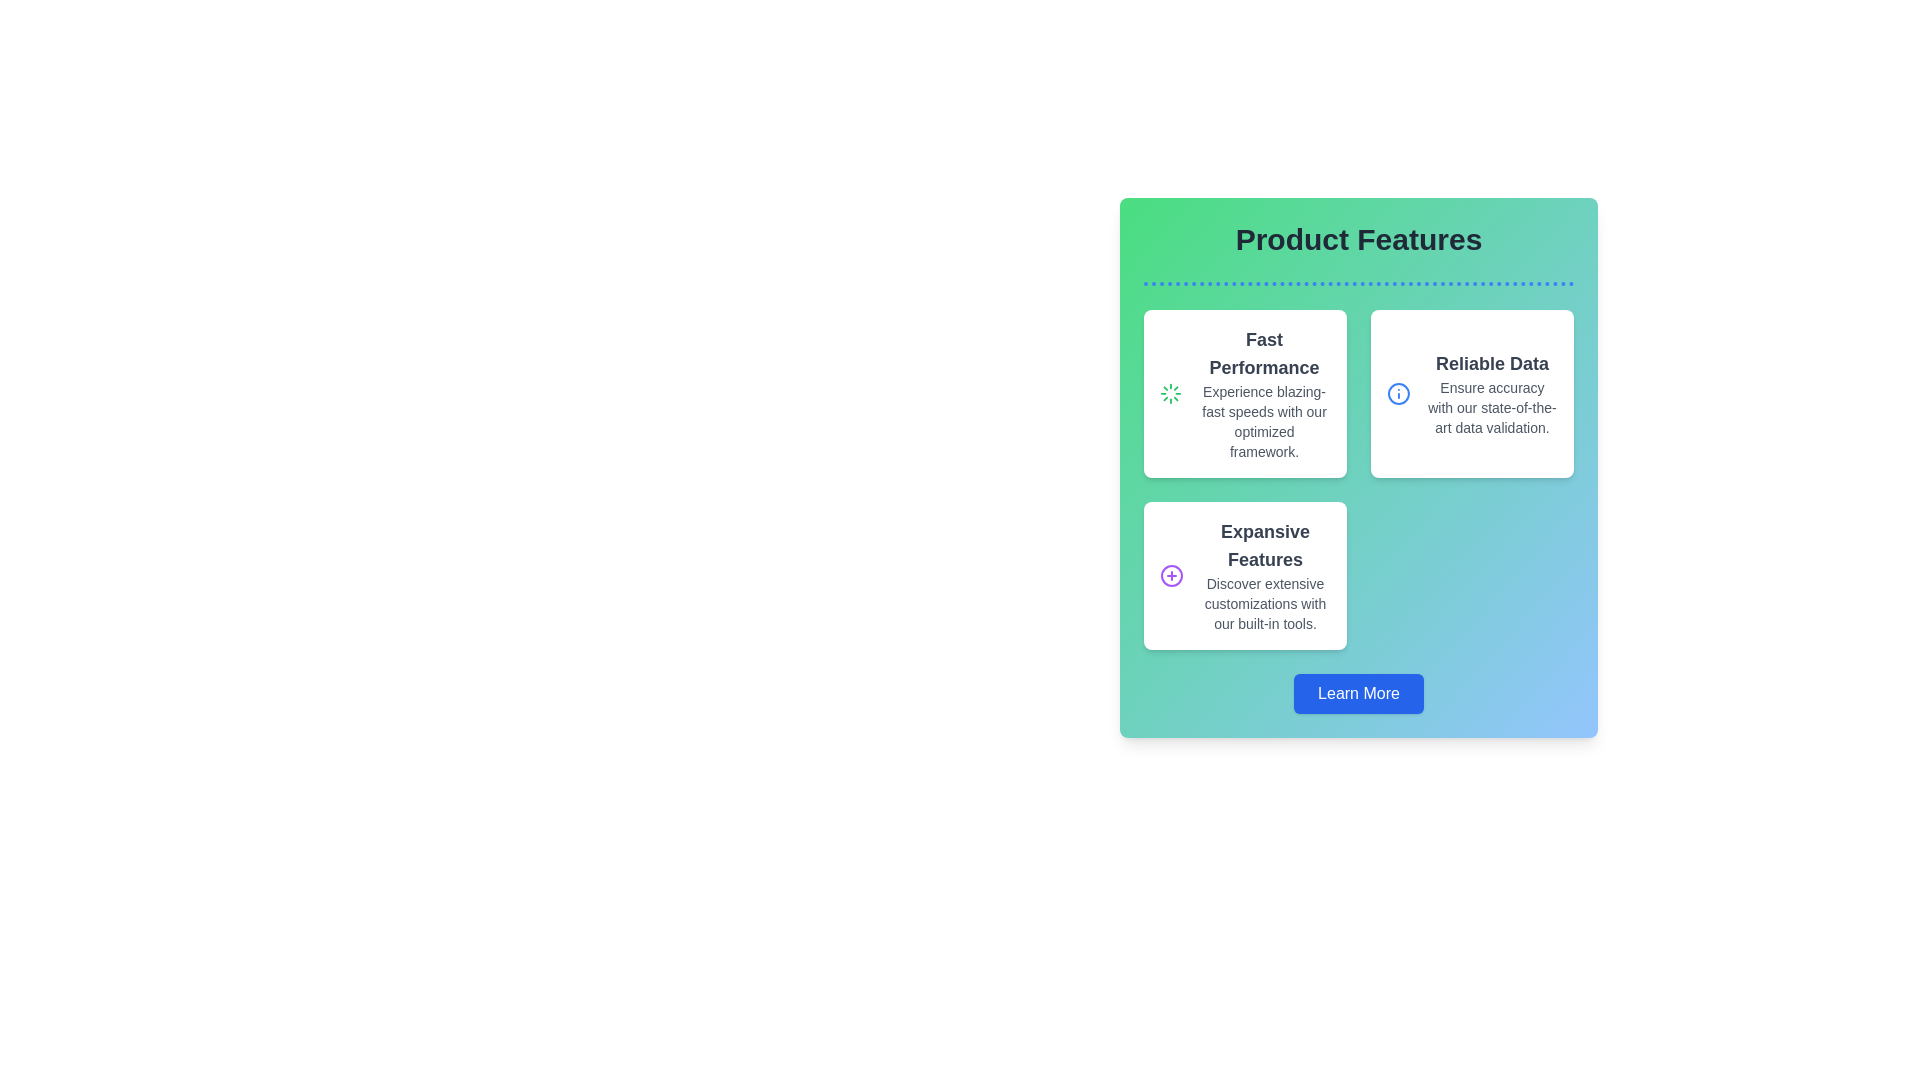 This screenshot has width=1920, height=1080. I want to click on the informational text providing details about the 'Reliable Data' feature, located below the heading 'Reliable Data' in the top-right corner of the interface, so click(1492, 407).